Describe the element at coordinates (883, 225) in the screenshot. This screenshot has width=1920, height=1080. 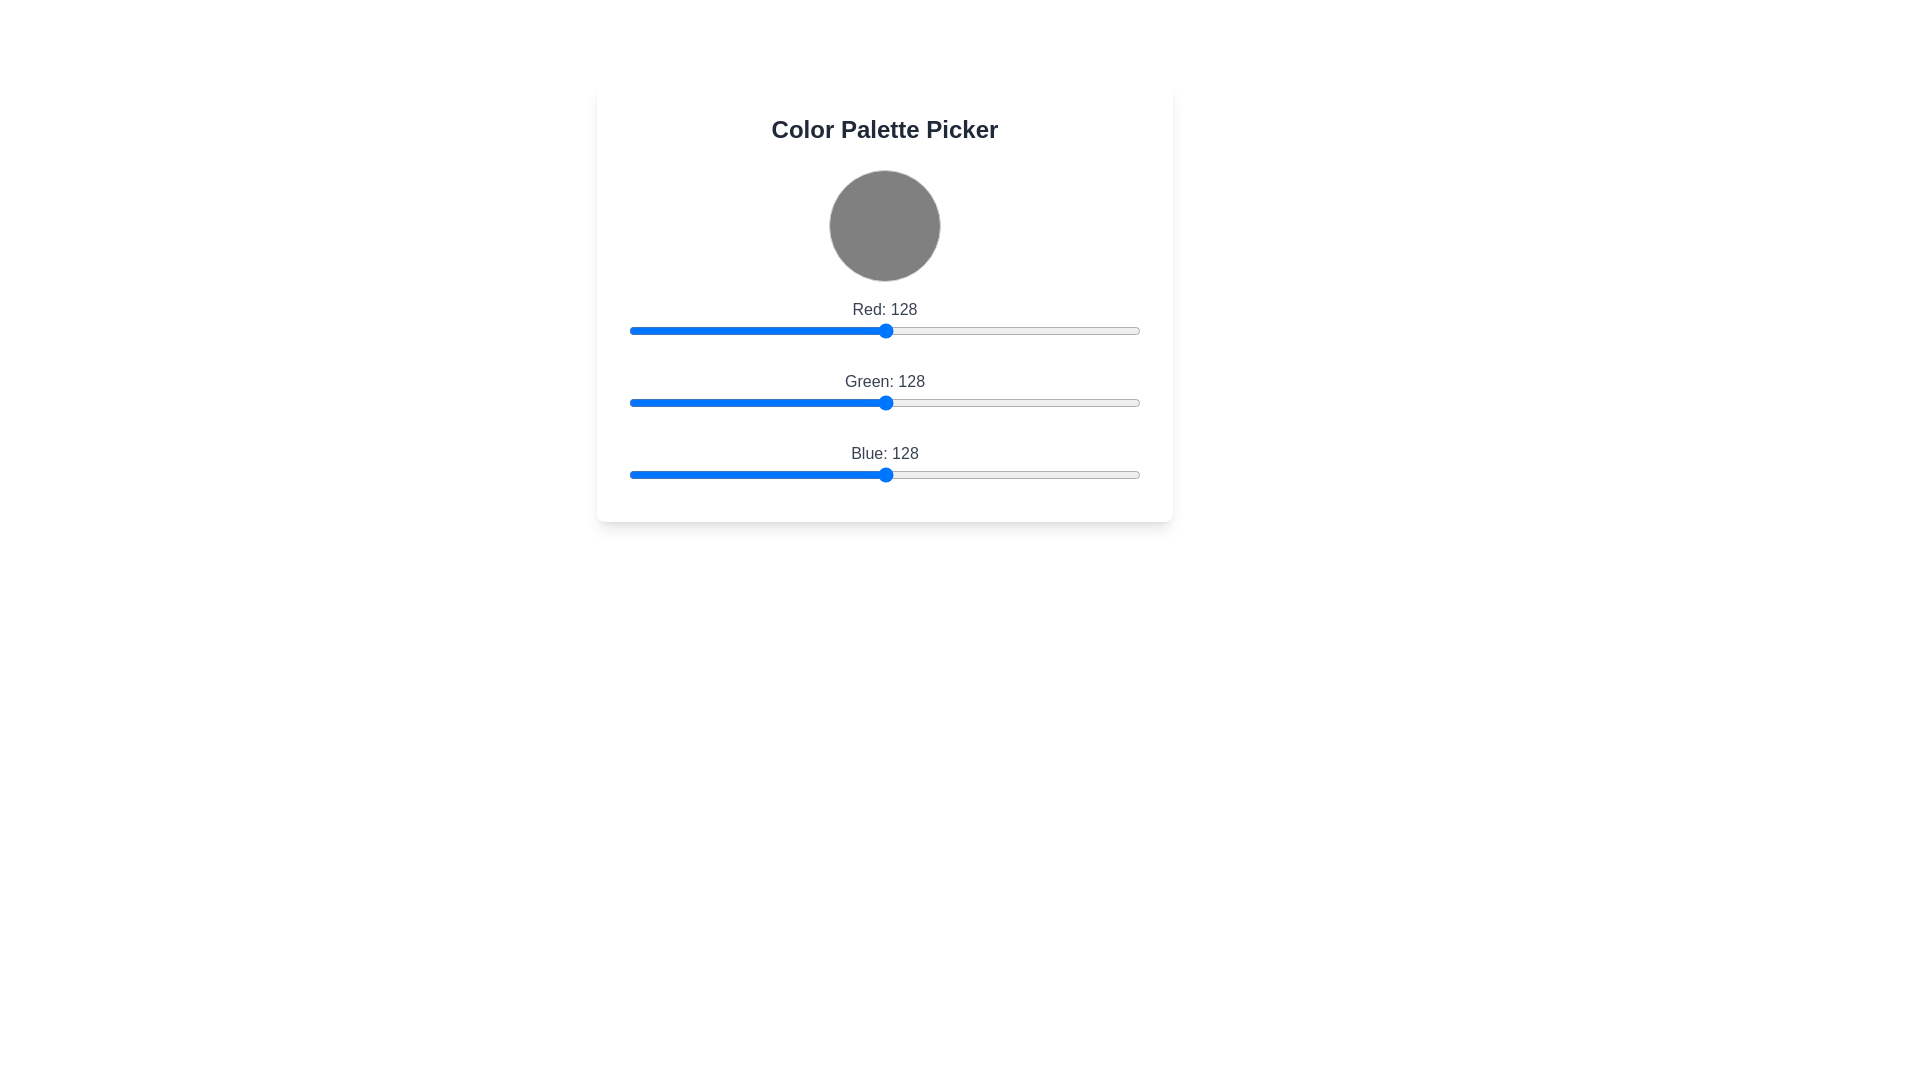
I see `the color display element that shows the current color selection in the color palette picker tool, located under the title 'Color Palette Picker'` at that location.